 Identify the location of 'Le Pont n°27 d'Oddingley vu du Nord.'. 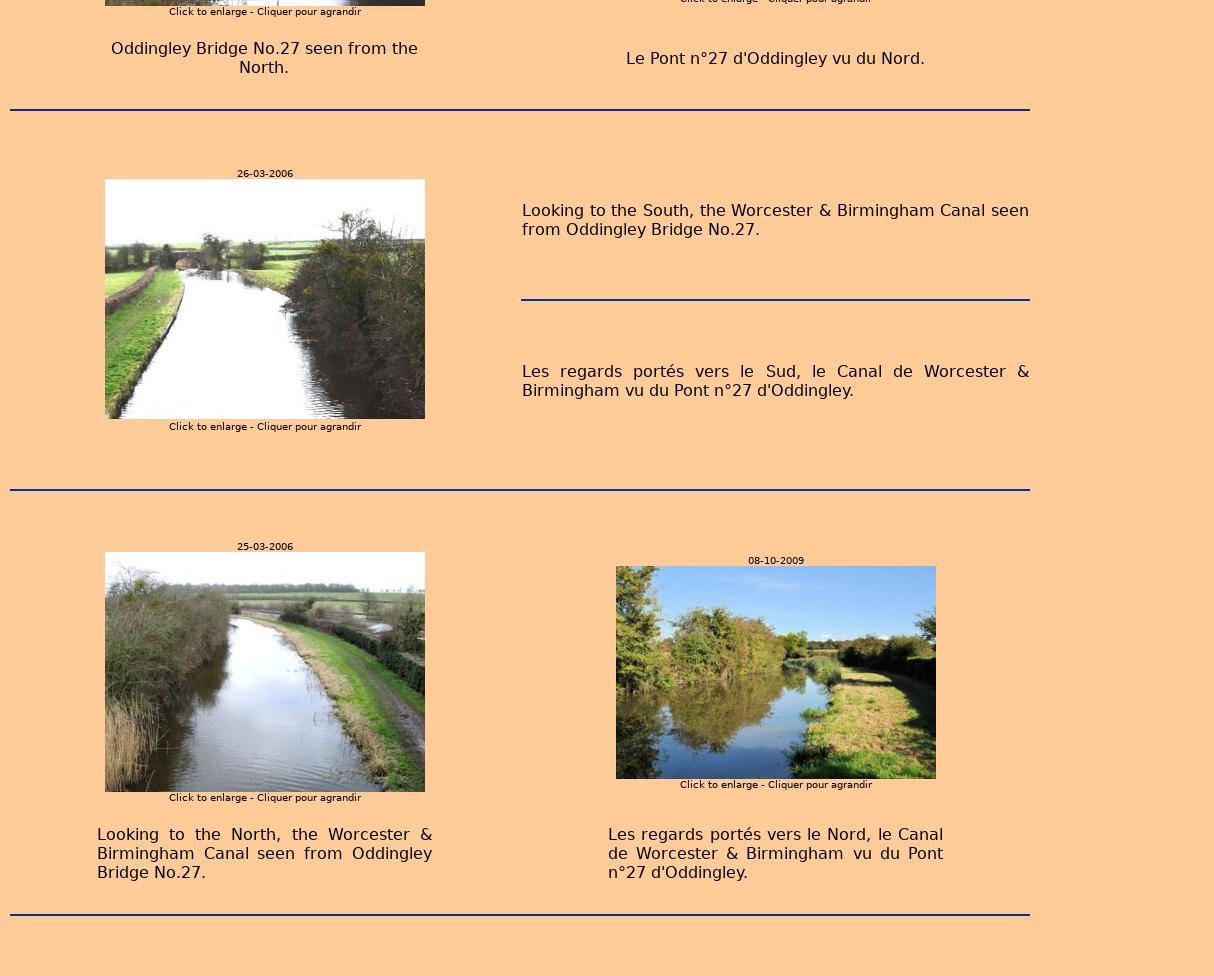
(773, 57).